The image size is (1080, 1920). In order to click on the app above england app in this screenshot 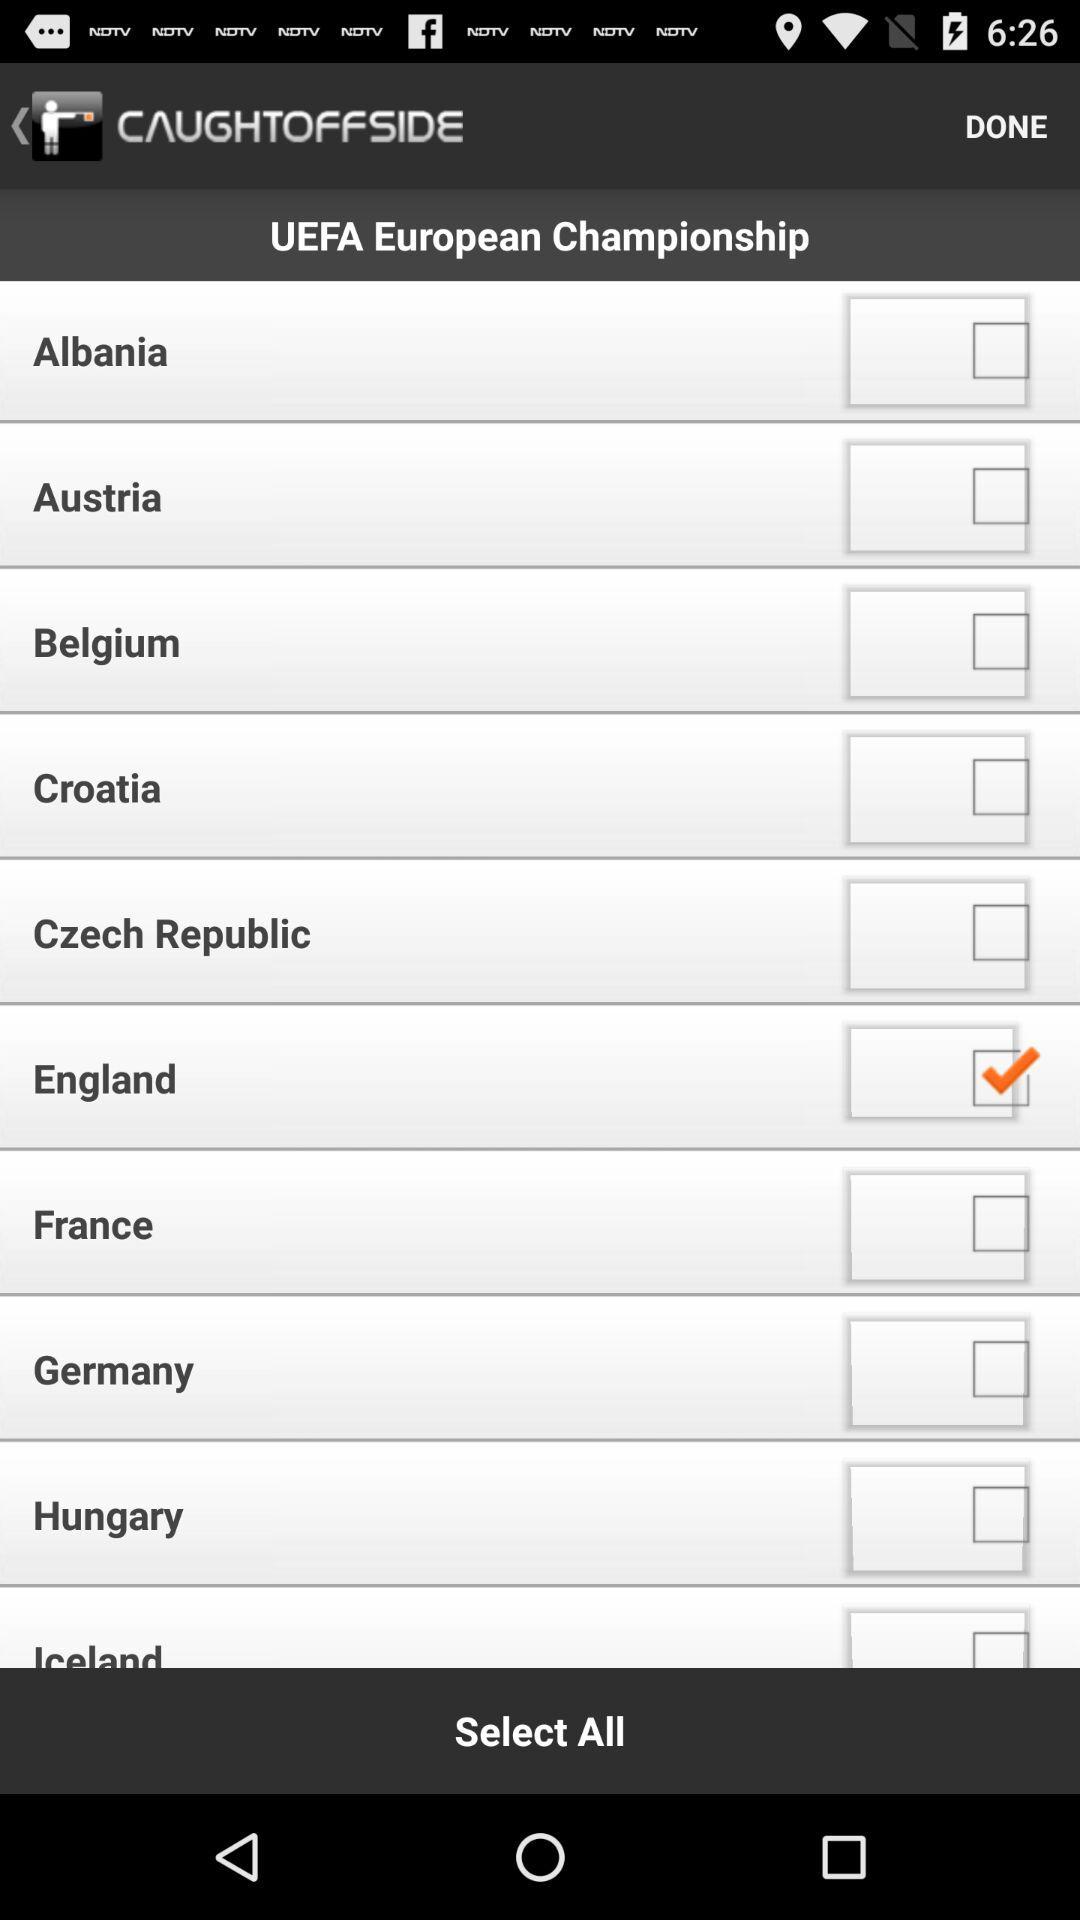, I will do `click(409, 931)`.